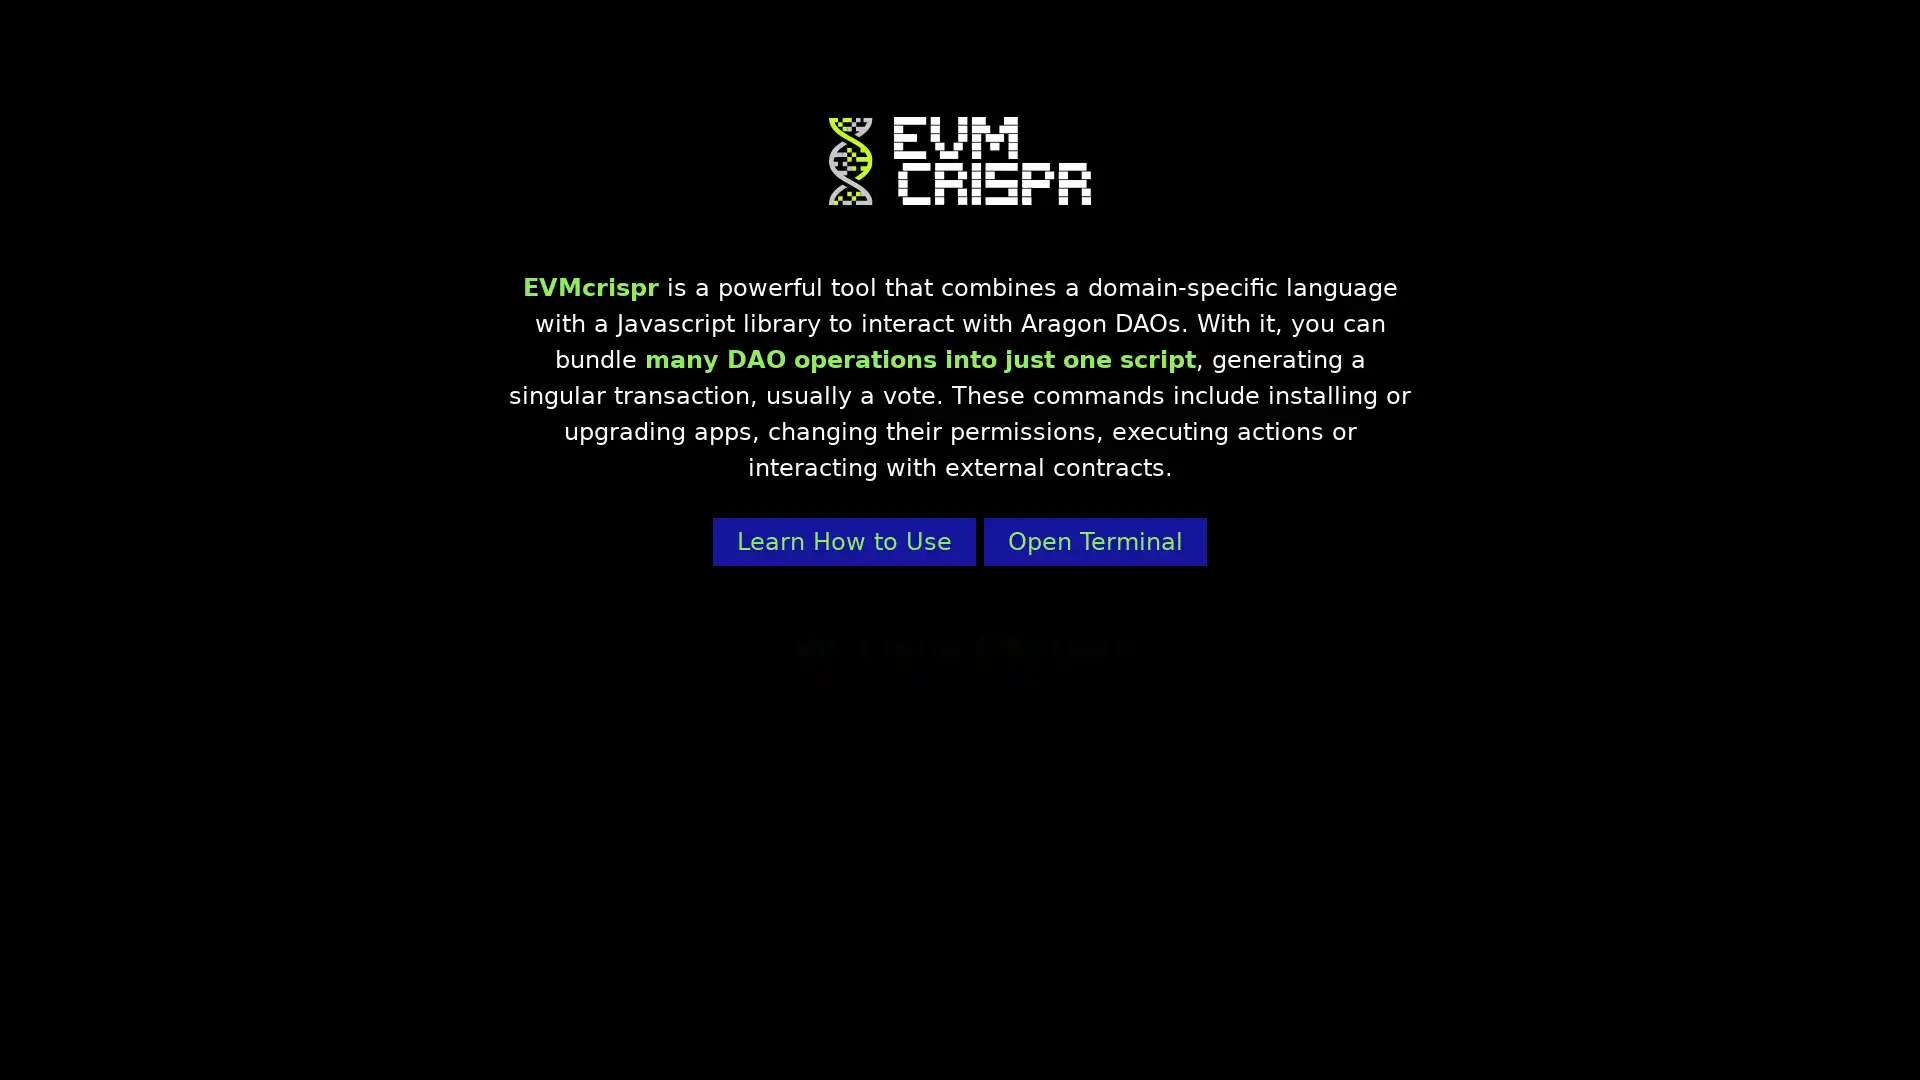  I want to click on Learn How to Use, so click(844, 542).